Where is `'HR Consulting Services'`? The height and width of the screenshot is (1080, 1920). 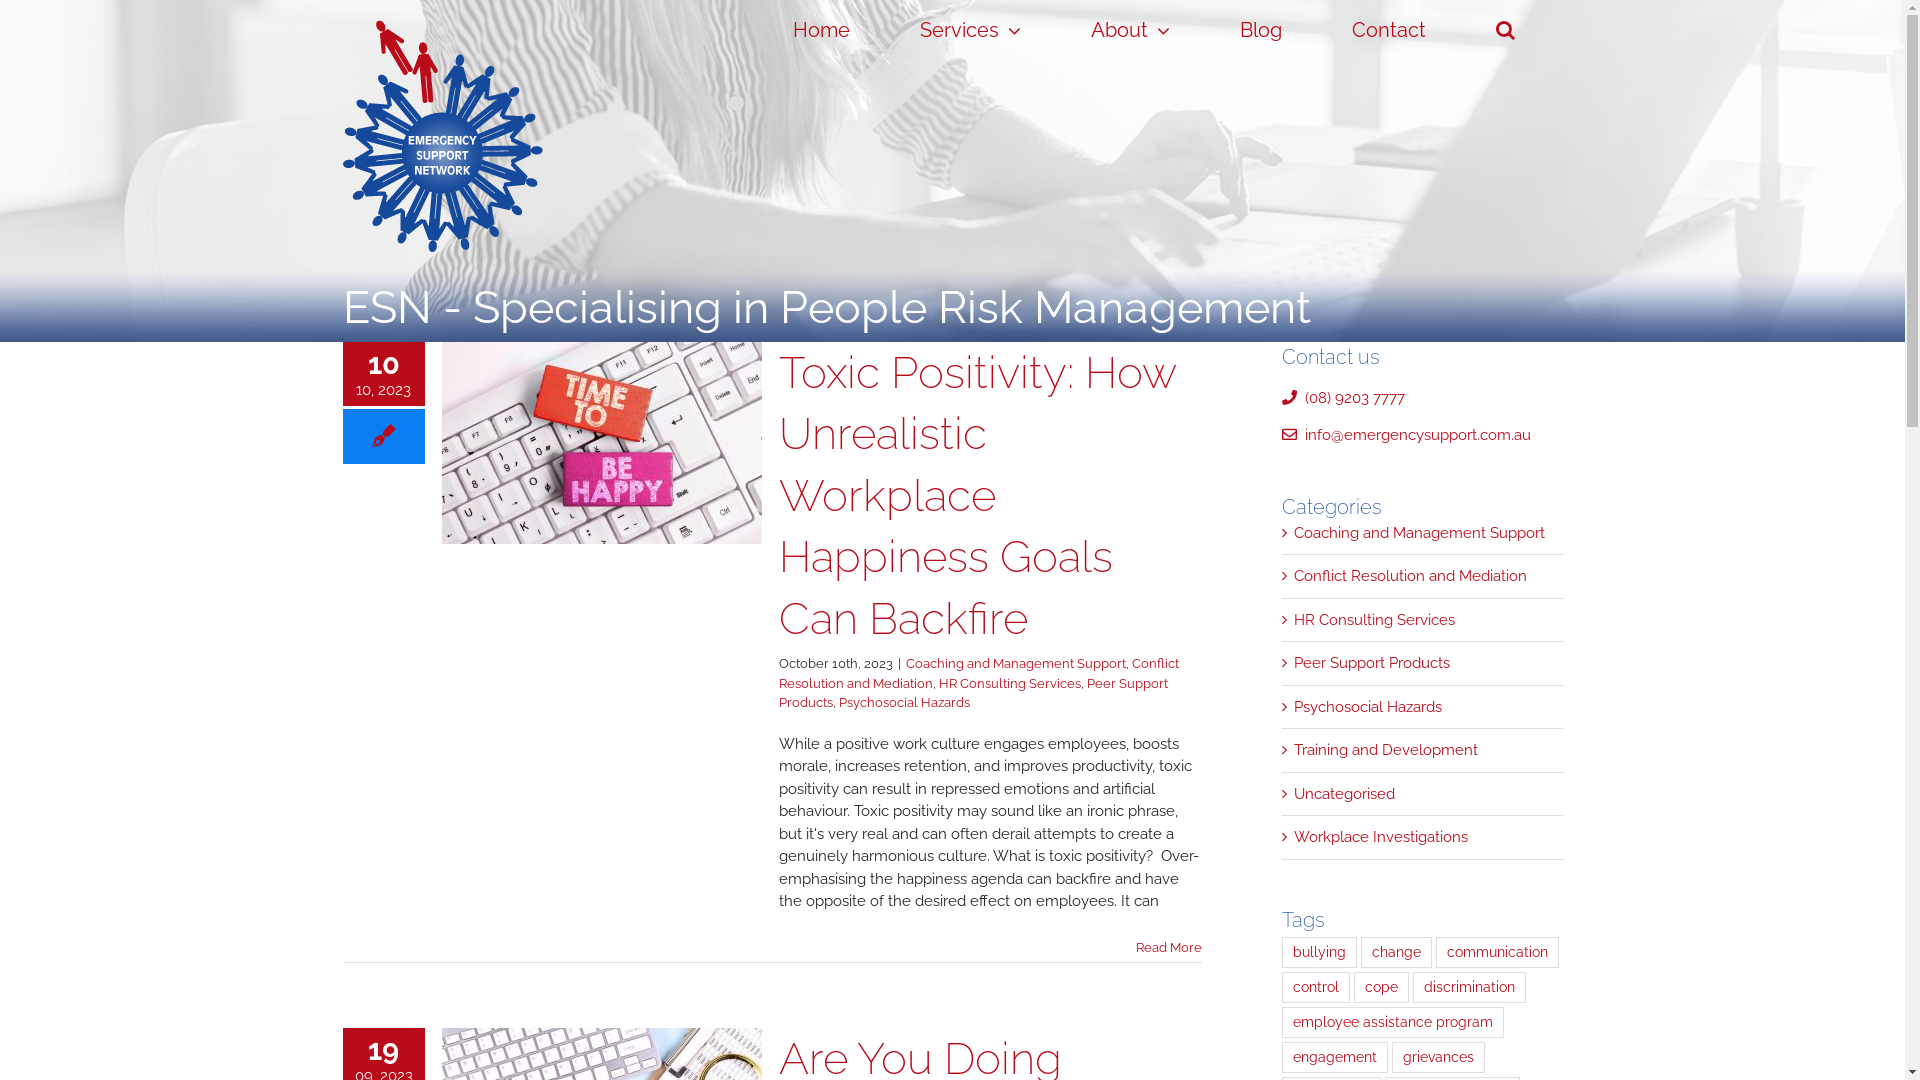 'HR Consulting Services' is located at coordinates (1422, 618).